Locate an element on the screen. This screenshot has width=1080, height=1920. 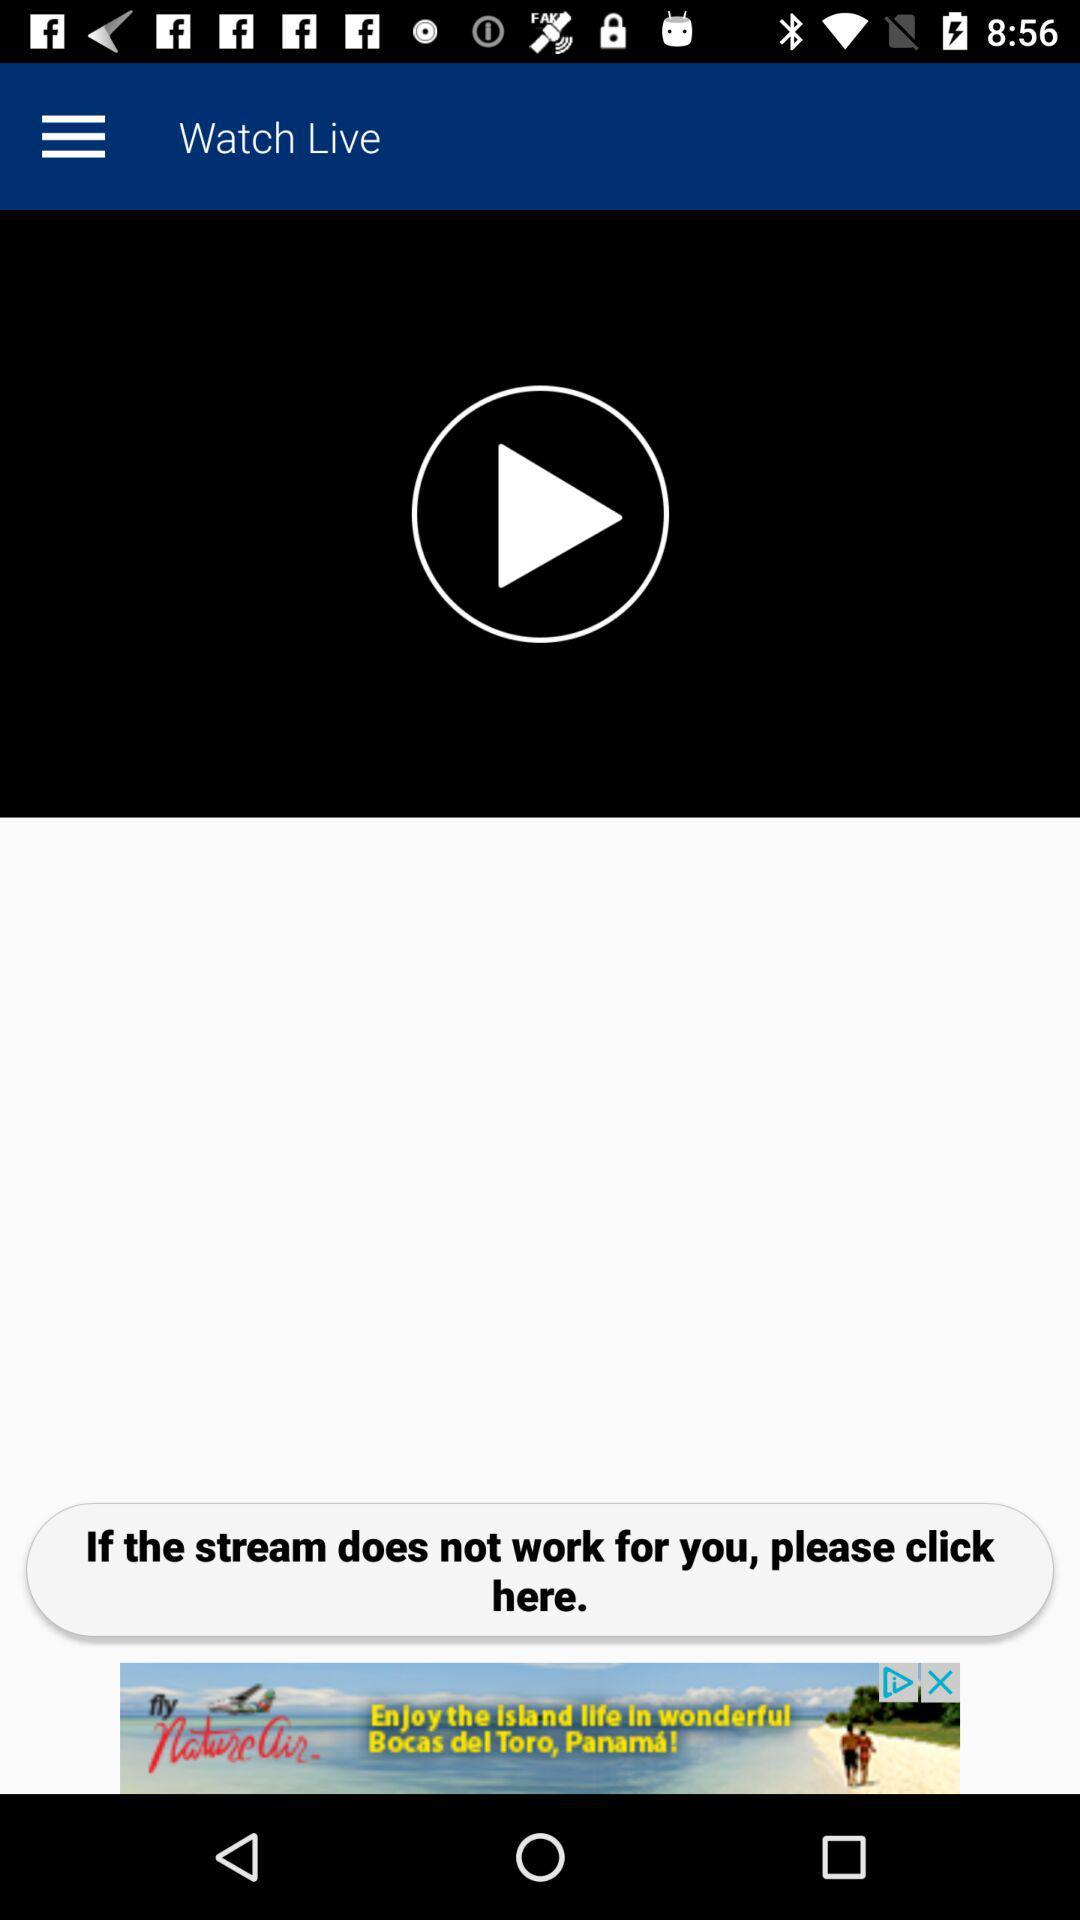
option is located at coordinates (540, 513).